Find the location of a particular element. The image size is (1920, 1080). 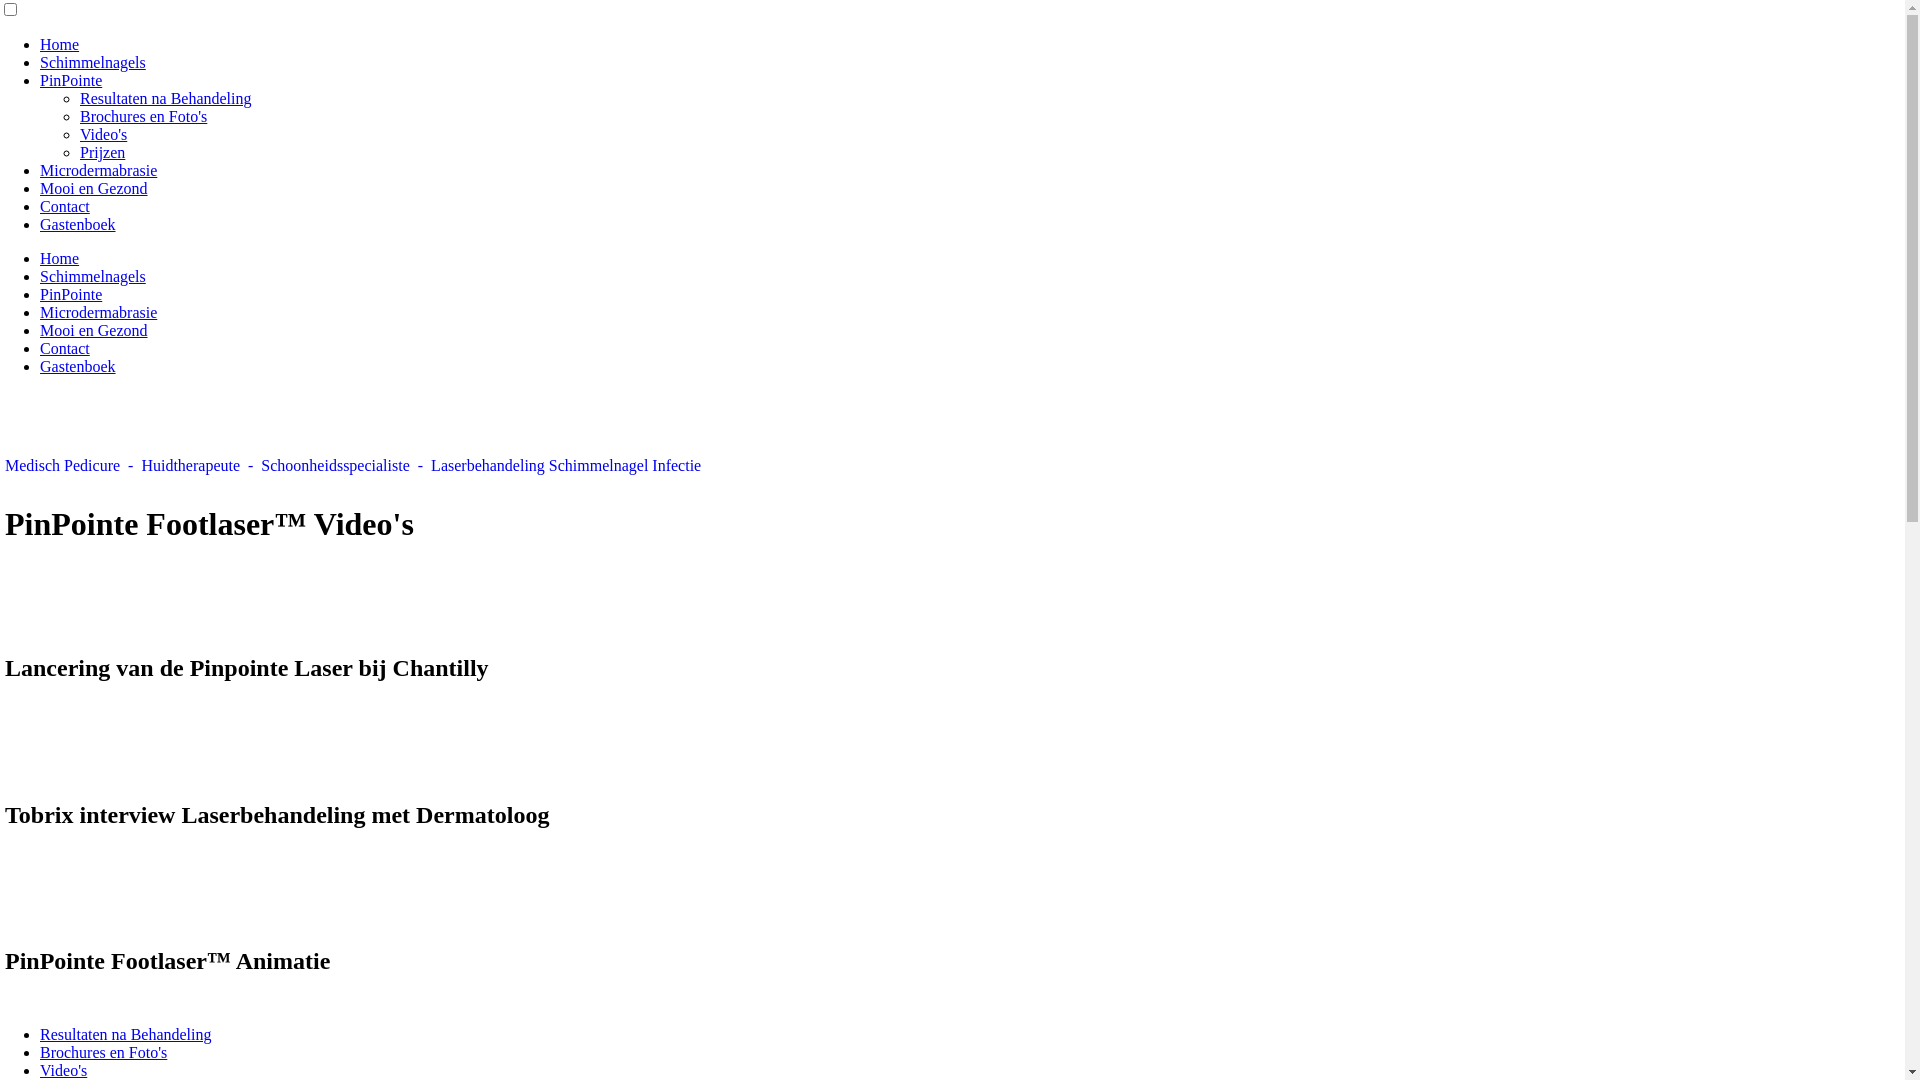

'Contact' is located at coordinates (65, 347).